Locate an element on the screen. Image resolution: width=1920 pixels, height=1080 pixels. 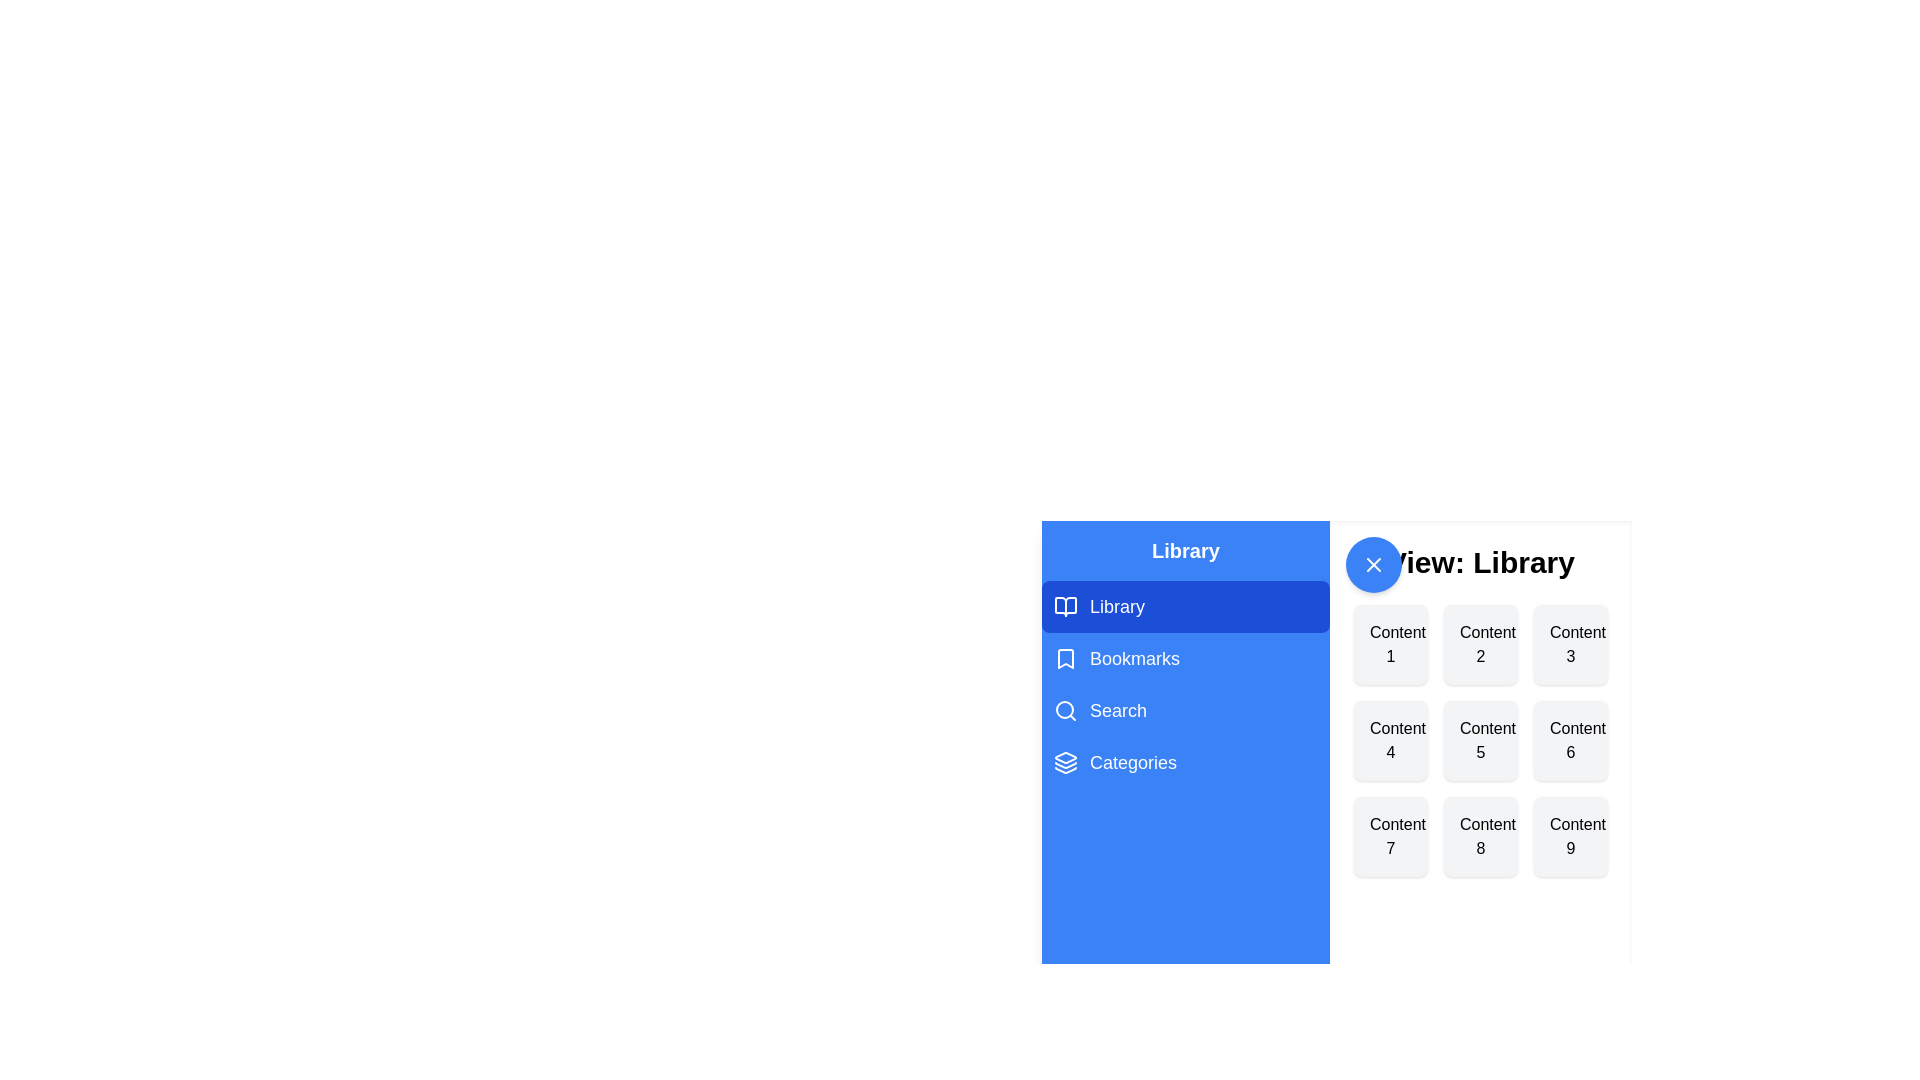
the section Library from the sidebar menu is located at coordinates (1185, 605).